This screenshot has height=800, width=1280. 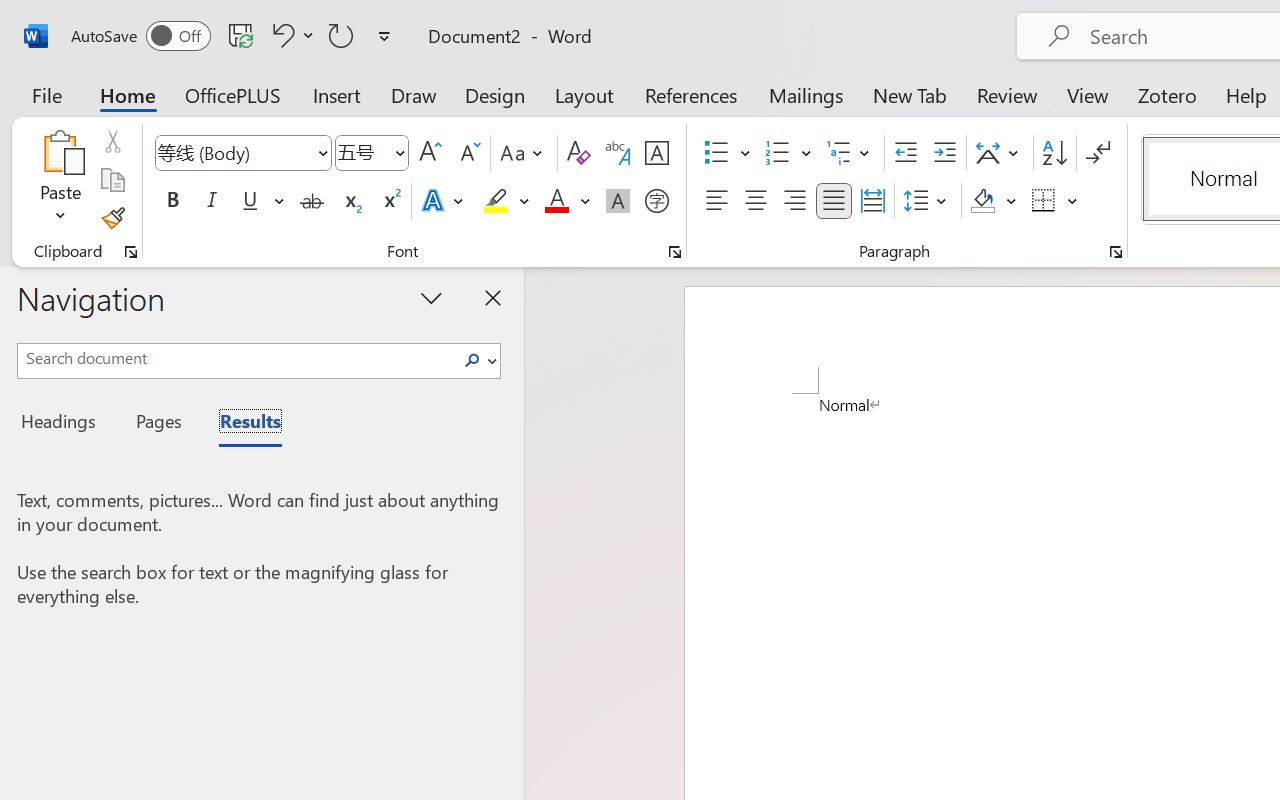 What do you see at coordinates (65, 424) in the screenshot?
I see `'Headings'` at bounding box center [65, 424].